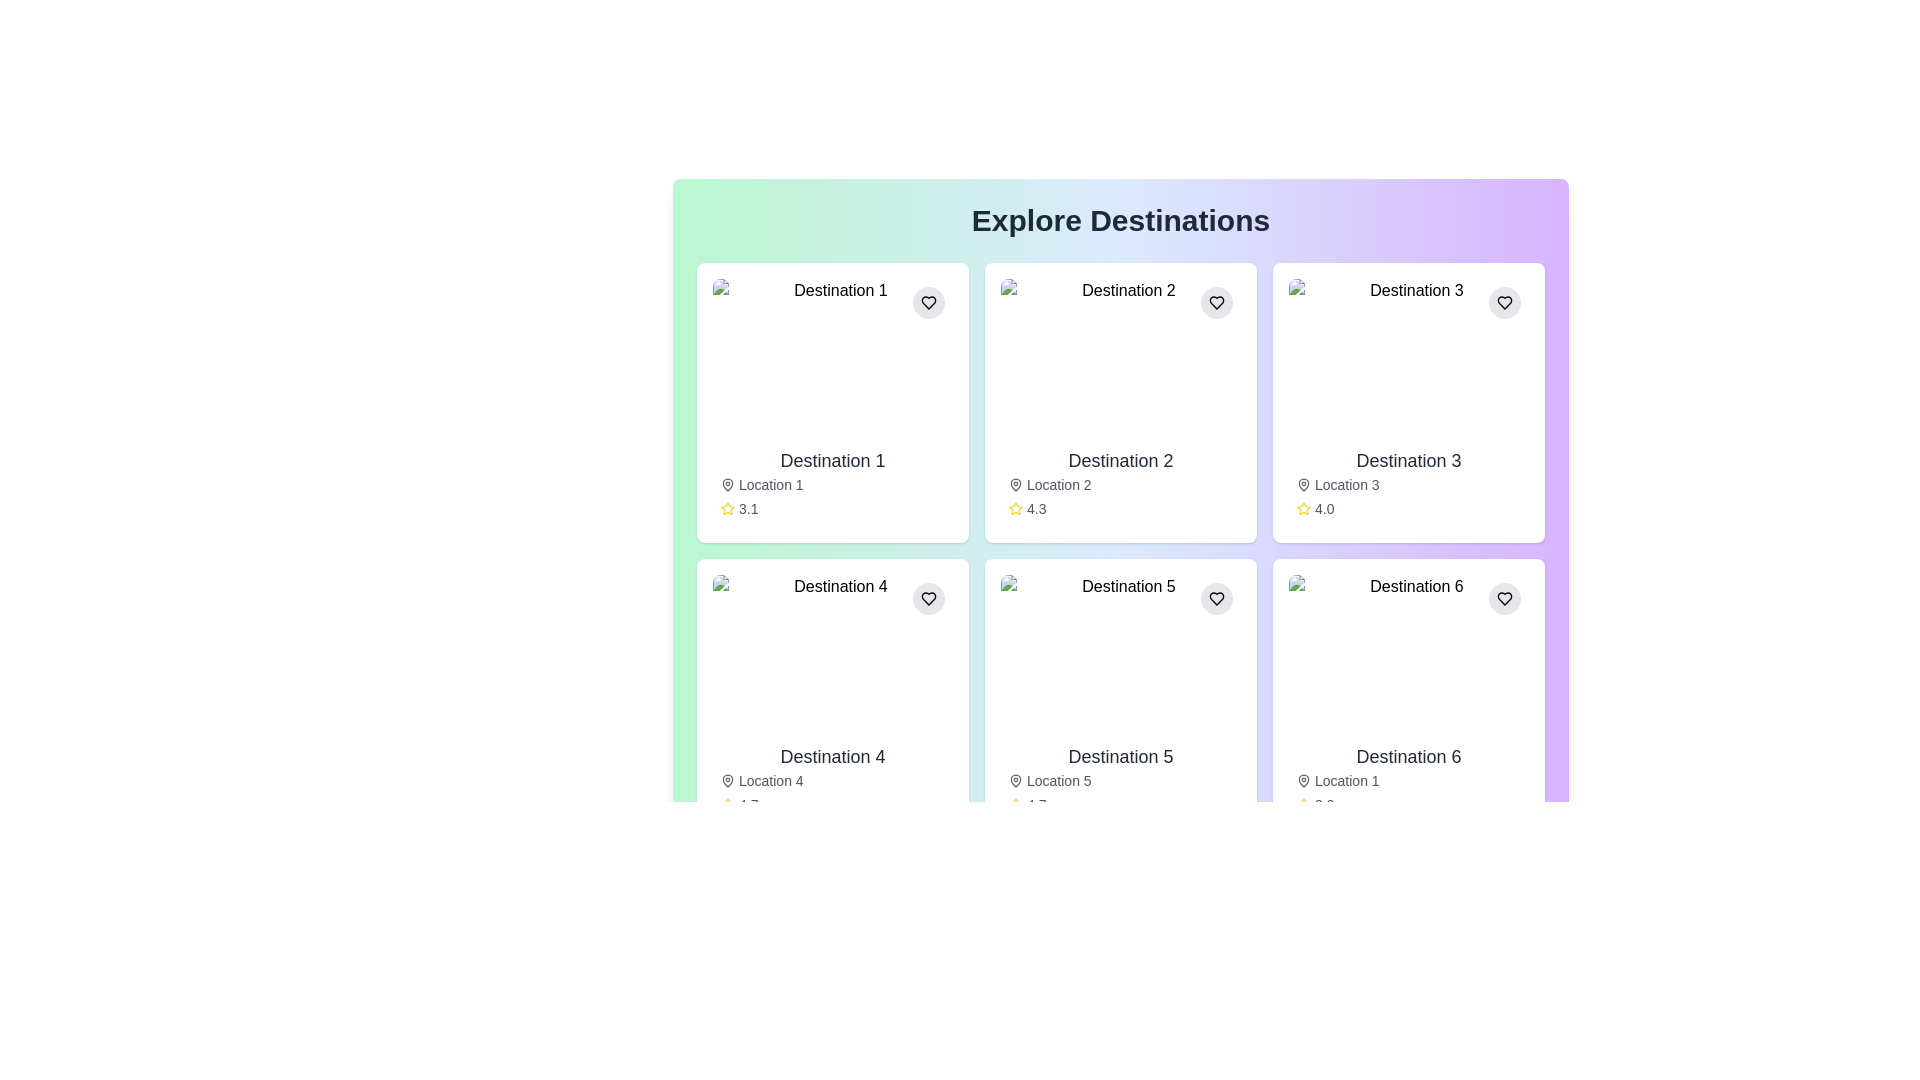  I want to click on the heart-shaped decorative icon to mark 'Destination 4' as favorite, so click(928, 597).